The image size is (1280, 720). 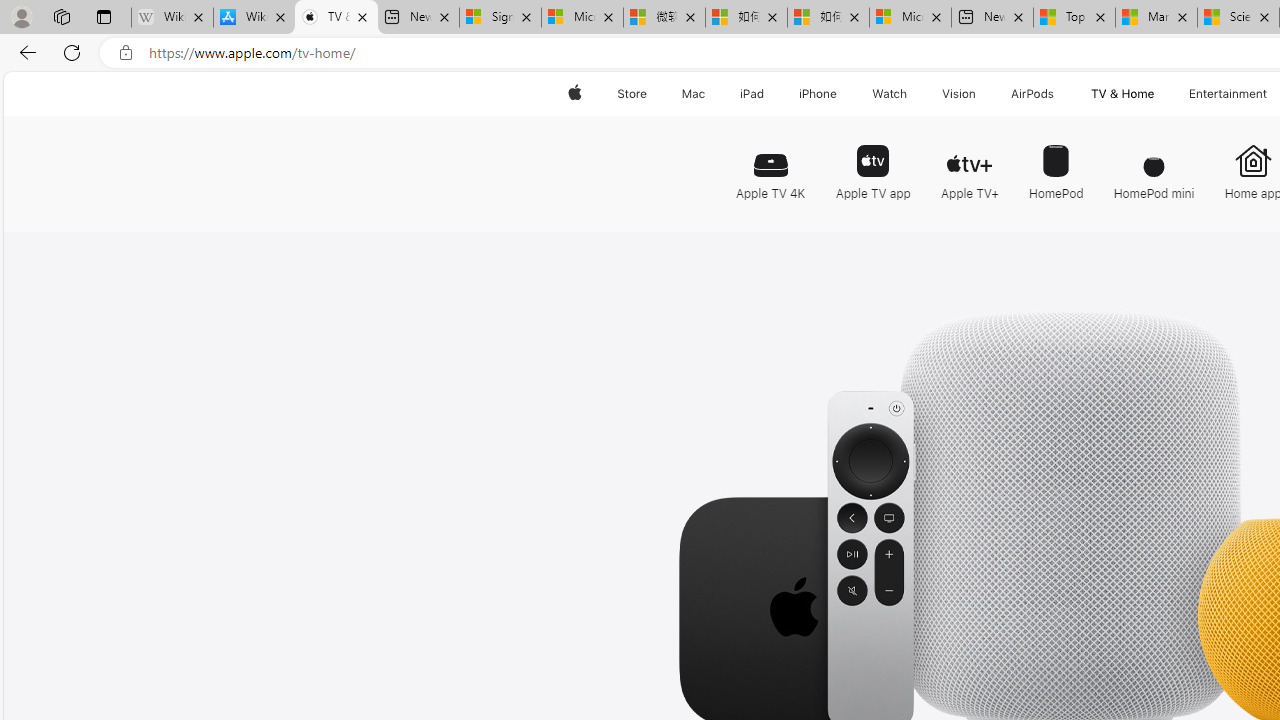 What do you see at coordinates (969, 162) in the screenshot?
I see `'Apple TV+'` at bounding box center [969, 162].